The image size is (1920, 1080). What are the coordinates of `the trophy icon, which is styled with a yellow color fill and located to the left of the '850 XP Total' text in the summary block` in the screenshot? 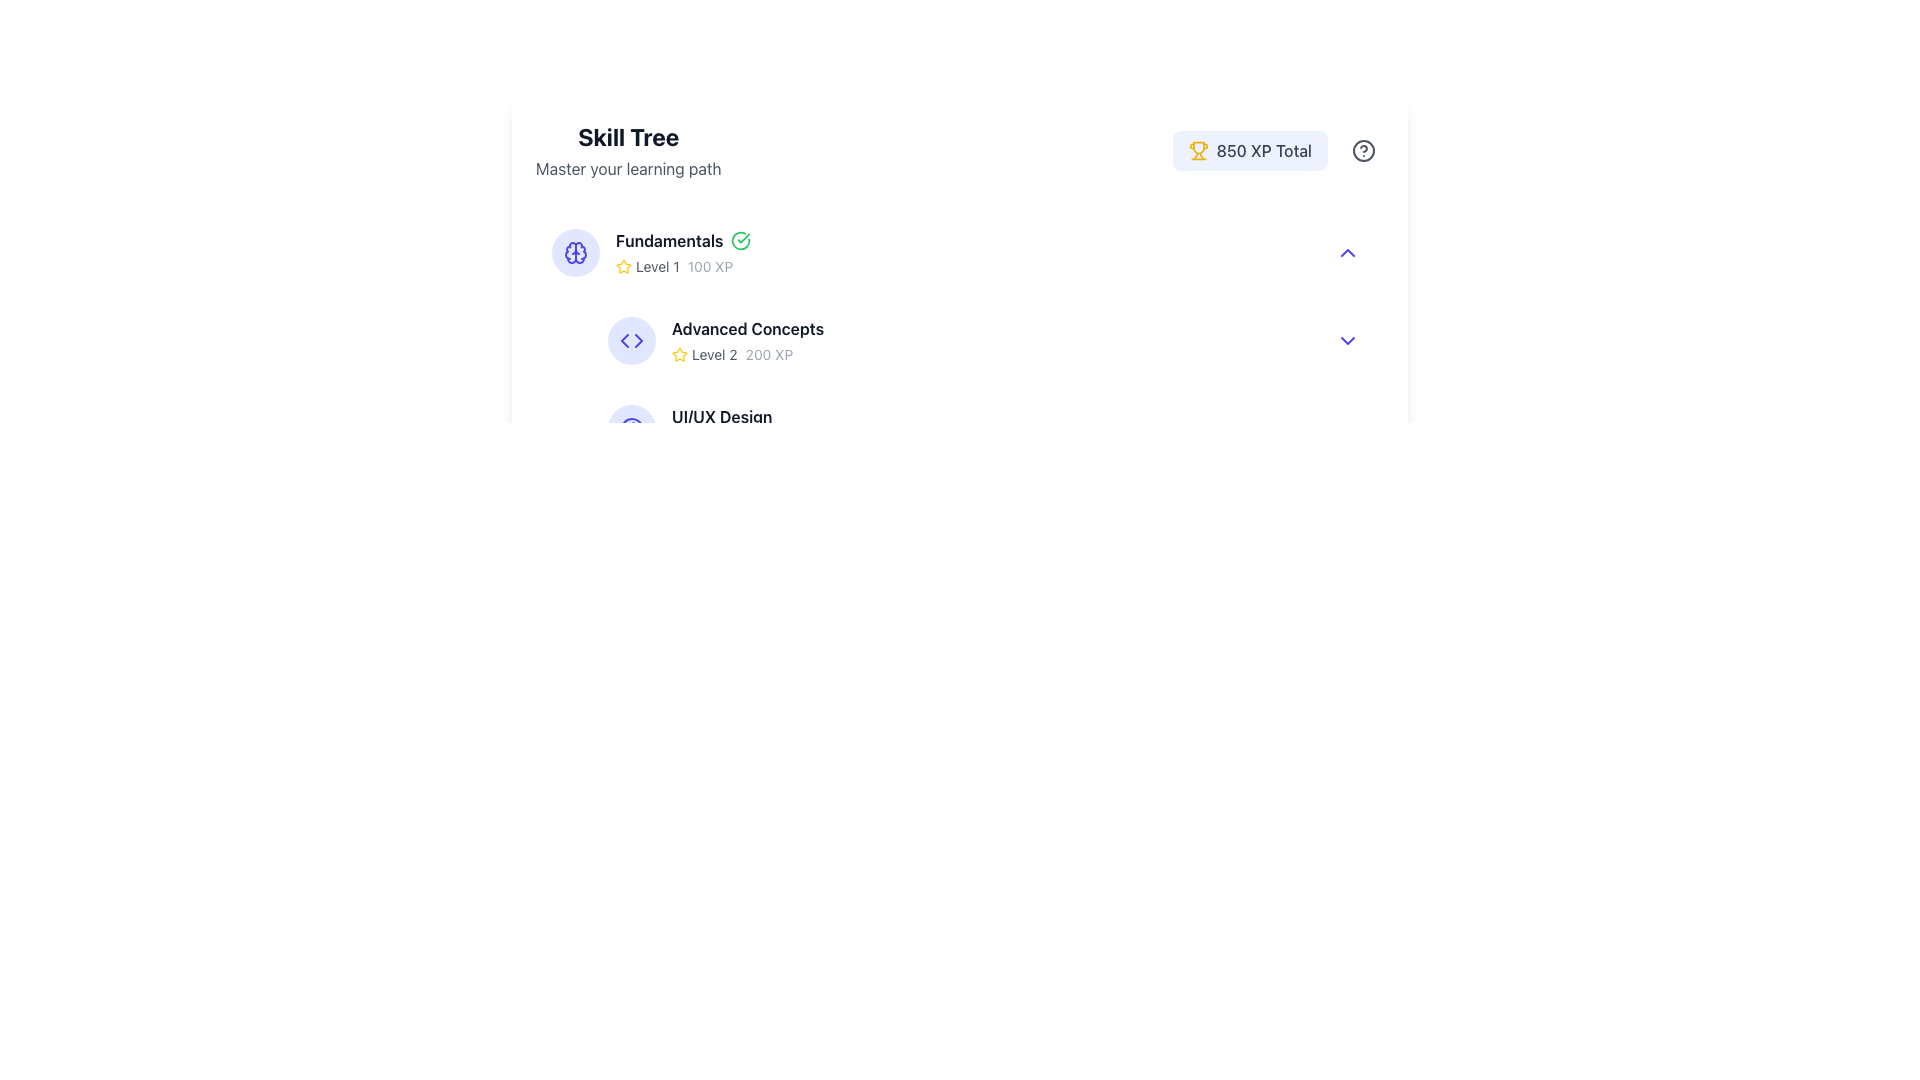 It's located at (1198, 149).